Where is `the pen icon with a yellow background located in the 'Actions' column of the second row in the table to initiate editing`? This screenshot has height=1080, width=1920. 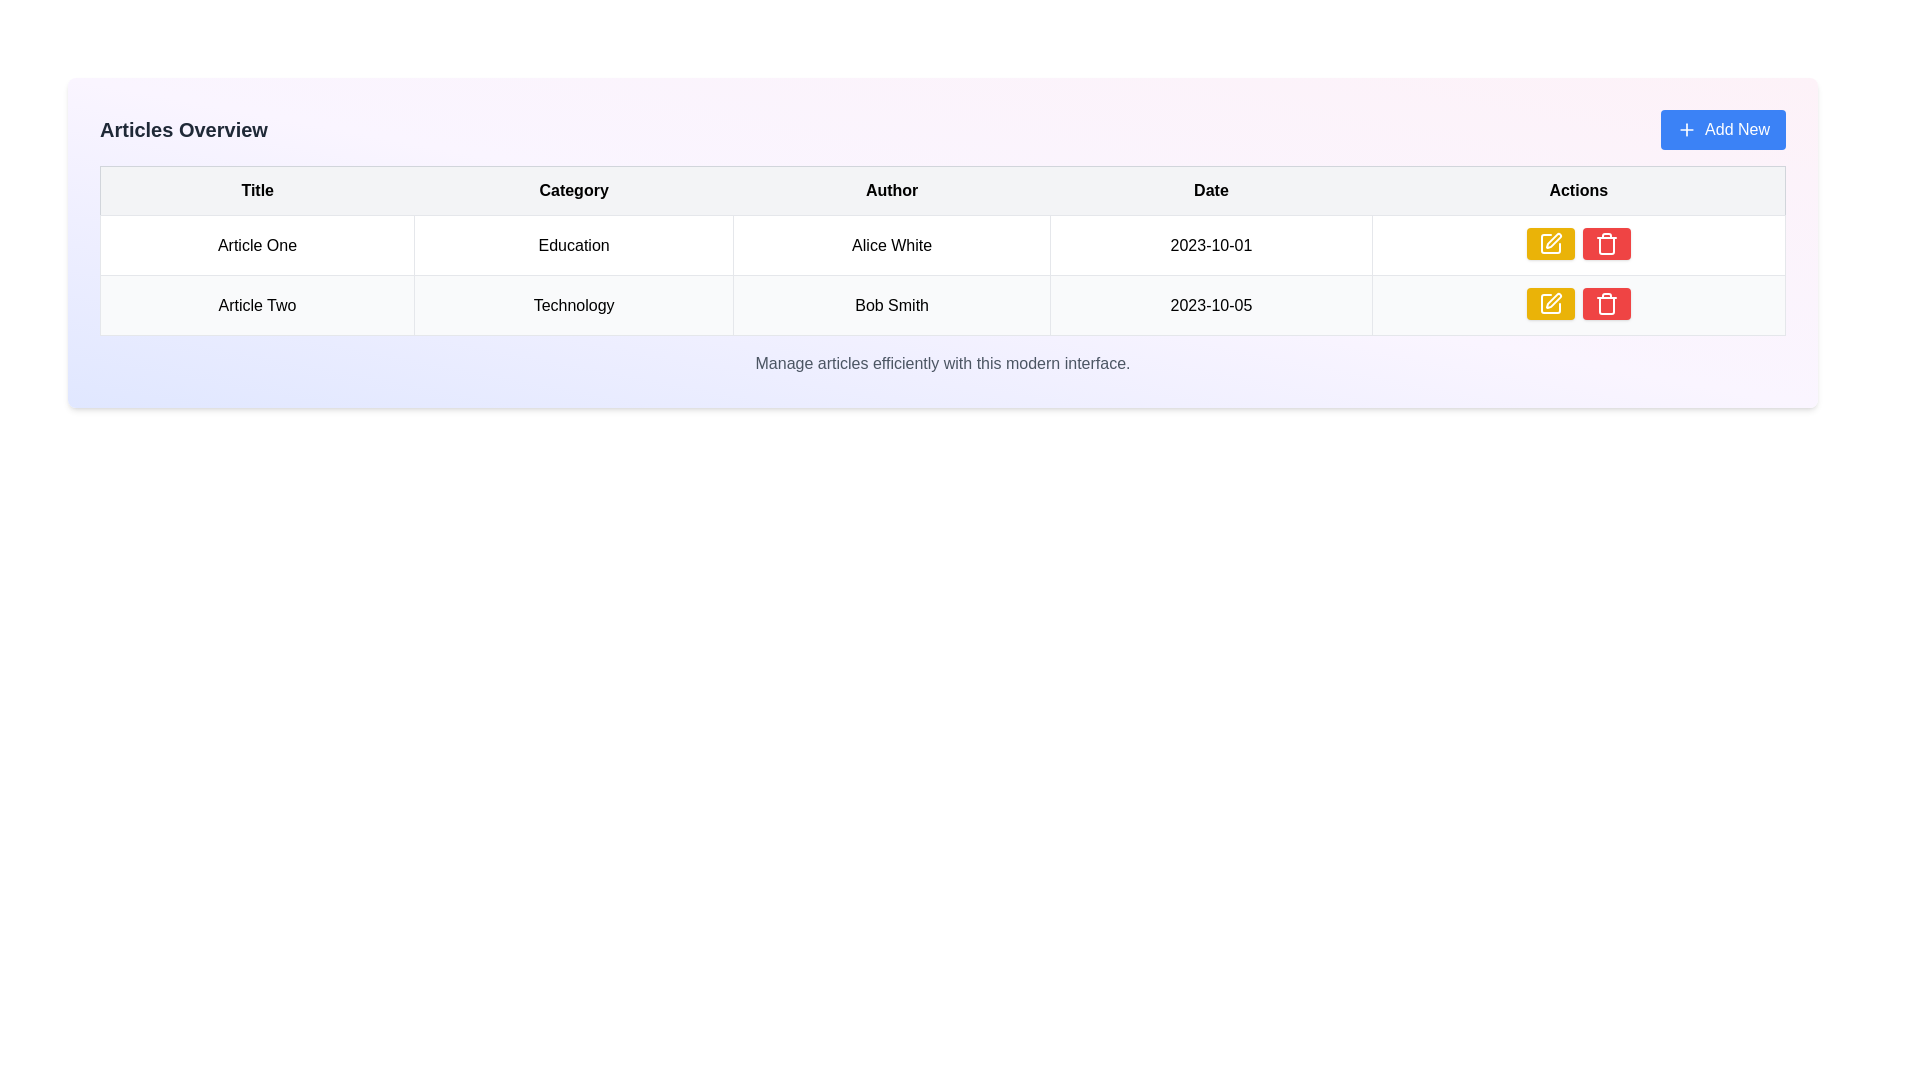
the pen icon with a yellow background located in the 'Actions' column of the second row in the table to initiate editing is located at coordinates (1552, 300).